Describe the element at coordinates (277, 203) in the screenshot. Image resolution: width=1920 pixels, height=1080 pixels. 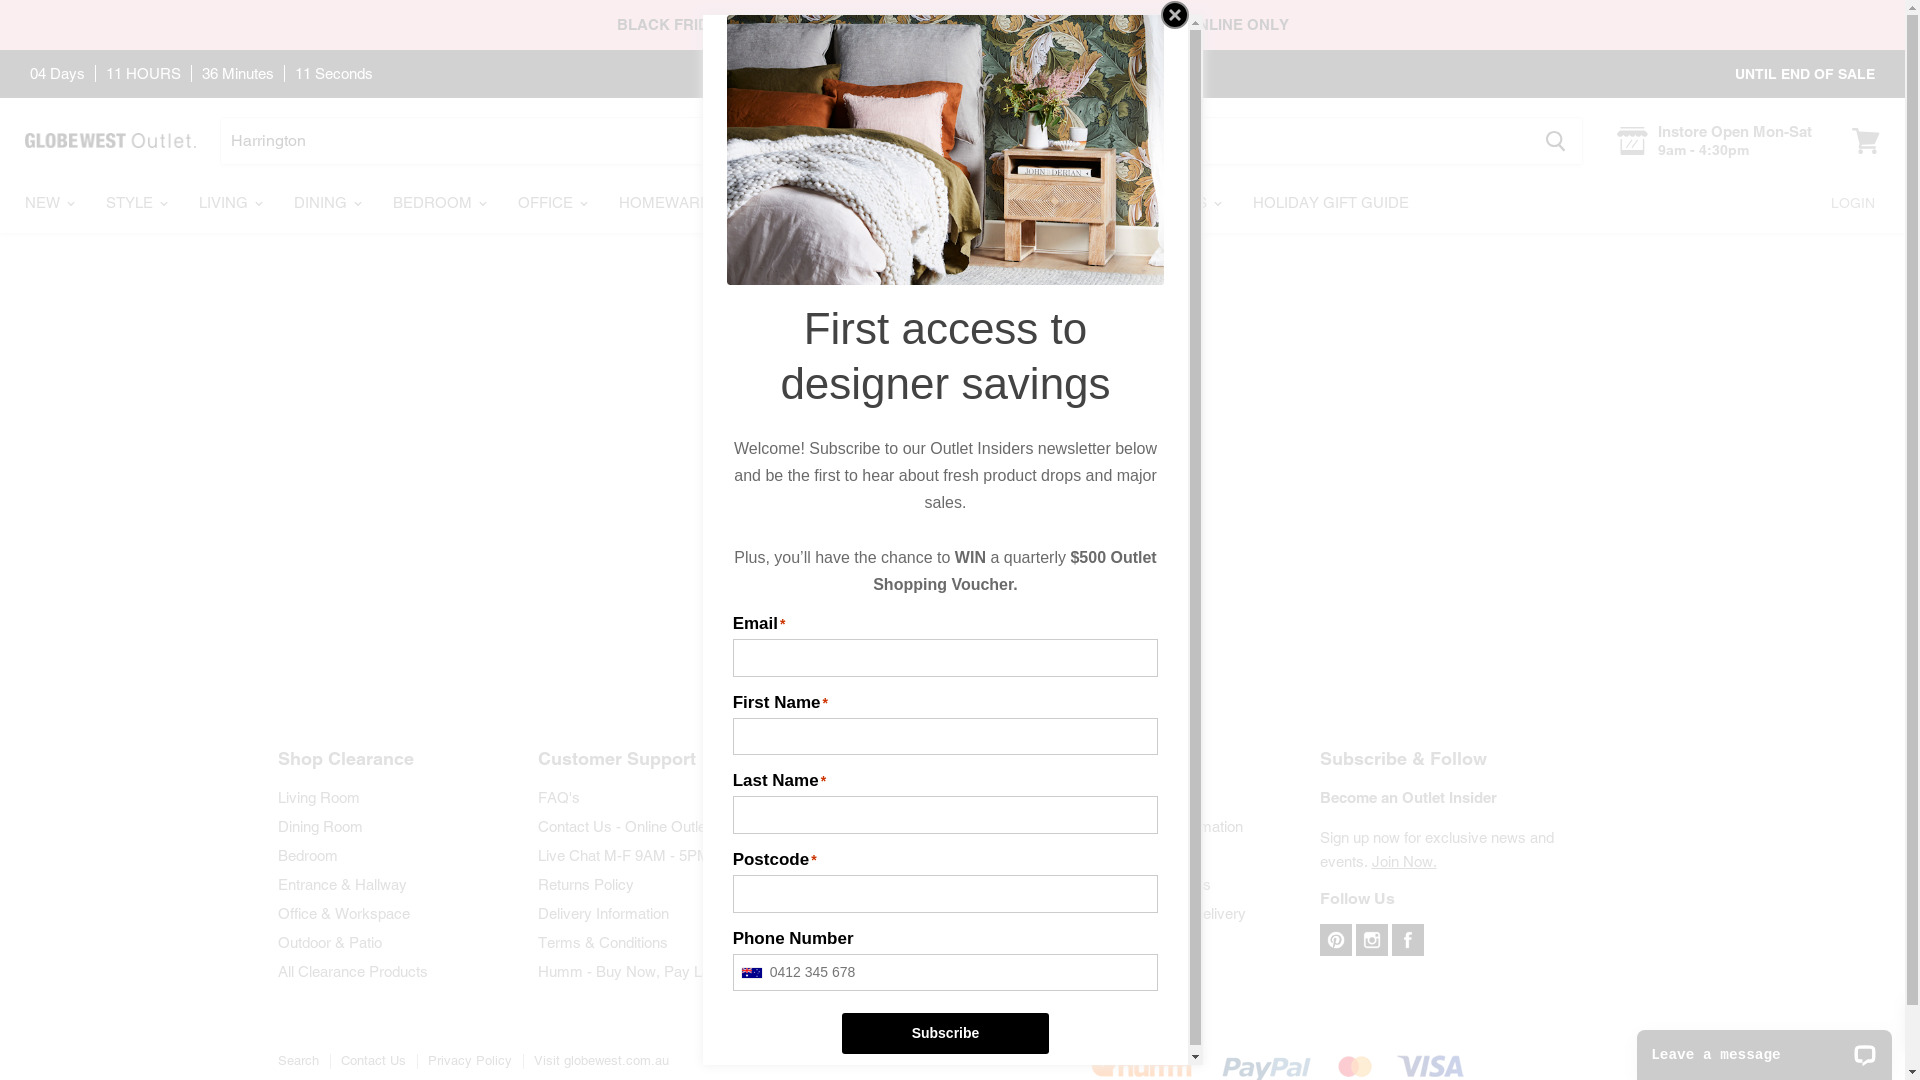
I see `'DINING'` at that location.